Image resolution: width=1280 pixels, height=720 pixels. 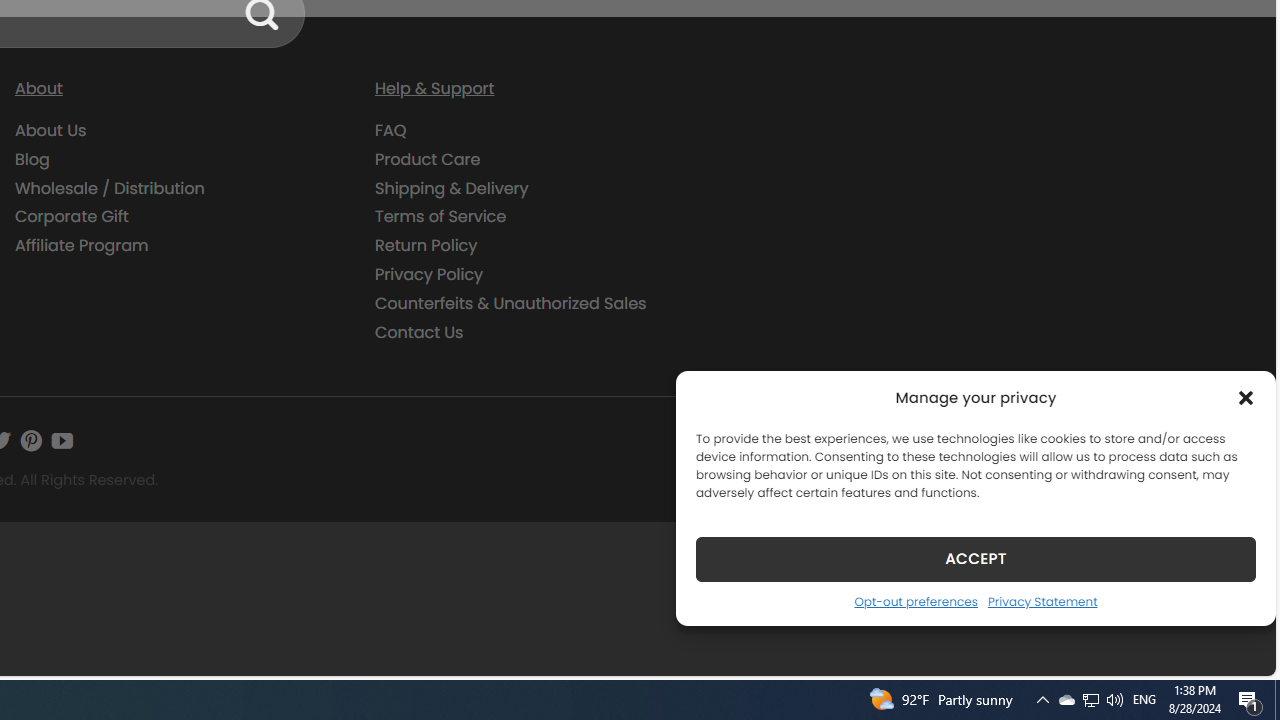 I want to click on 'Affiliate Program', so click(x=180, y=245).